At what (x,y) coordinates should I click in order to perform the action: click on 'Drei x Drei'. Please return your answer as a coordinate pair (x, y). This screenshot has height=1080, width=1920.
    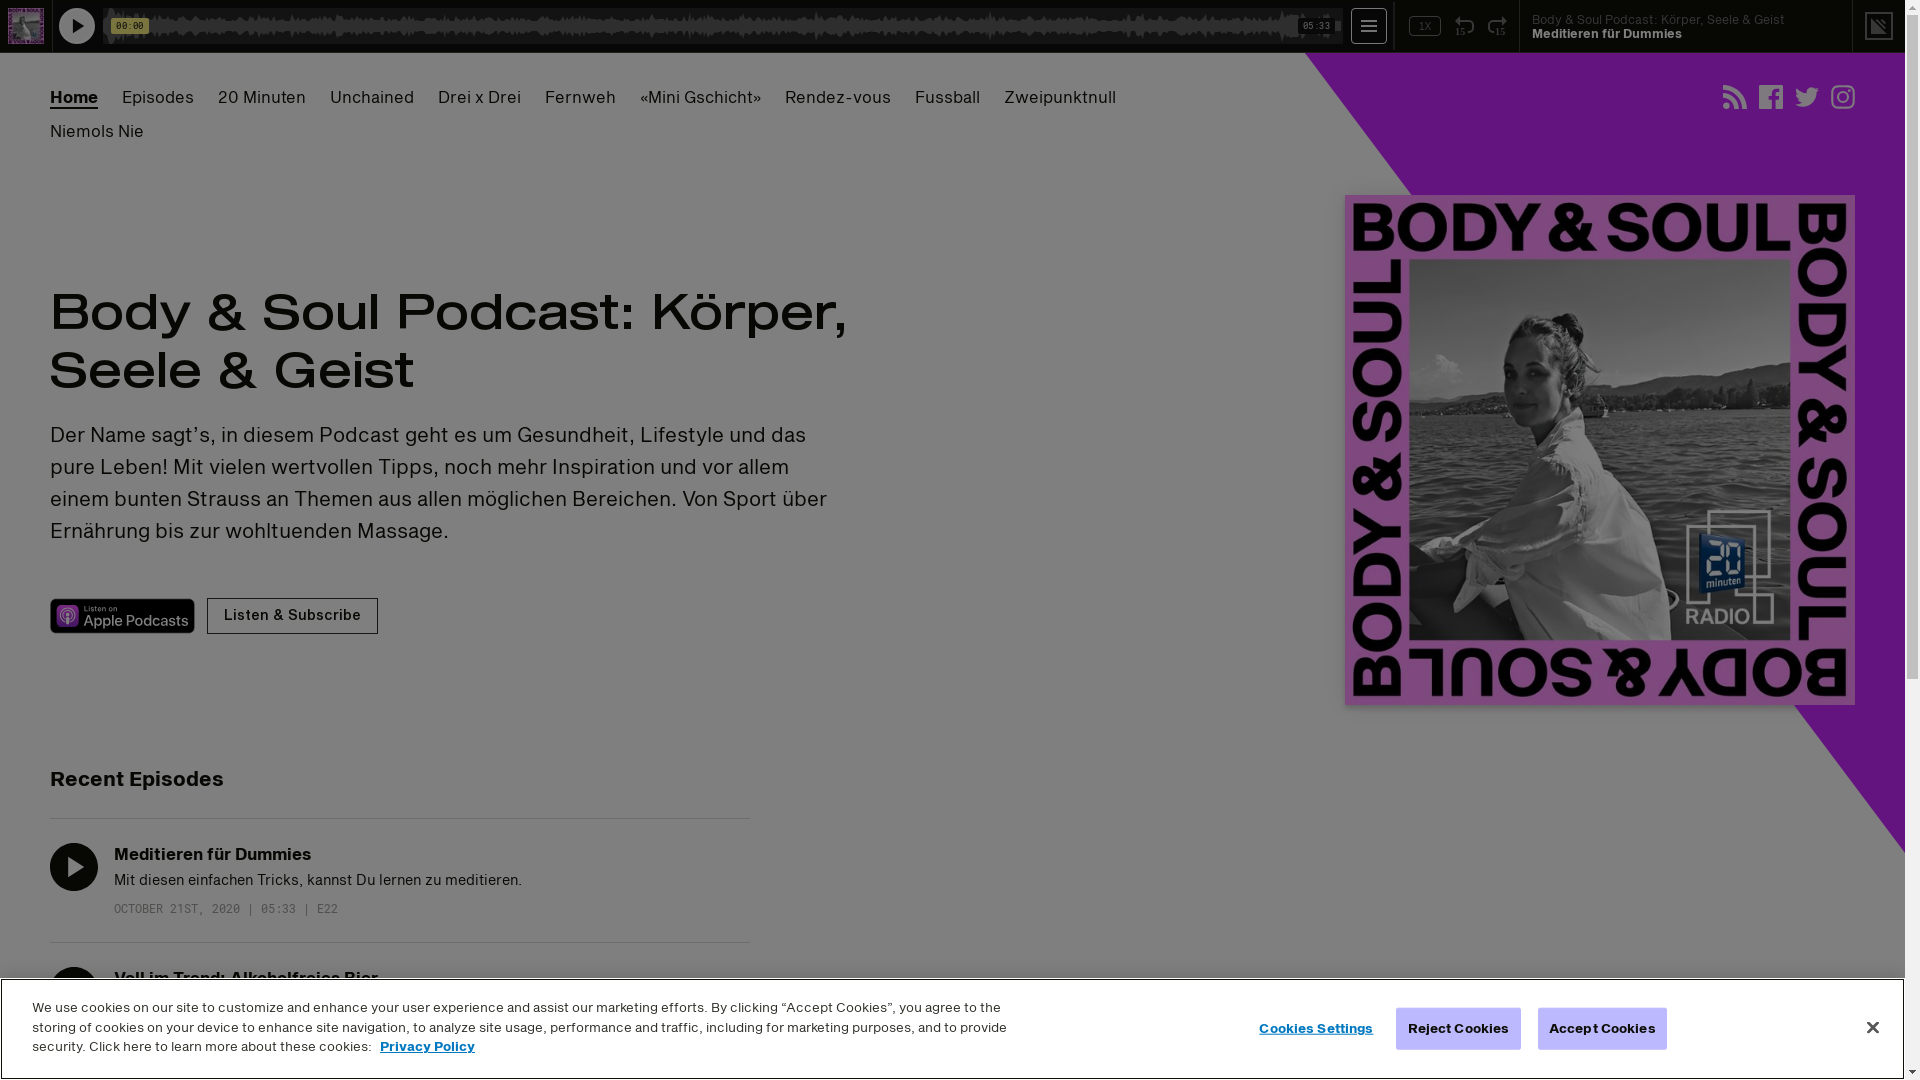
    Looking at the image, I should click on (478, 96).